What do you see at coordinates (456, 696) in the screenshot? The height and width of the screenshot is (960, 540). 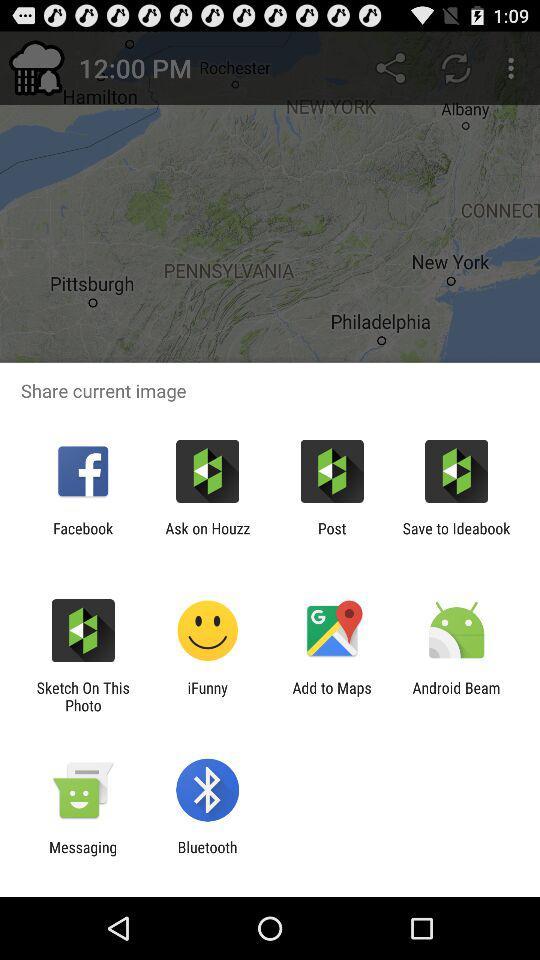 I see `icon next to the add to maps app` at bounding box center [456, 696].